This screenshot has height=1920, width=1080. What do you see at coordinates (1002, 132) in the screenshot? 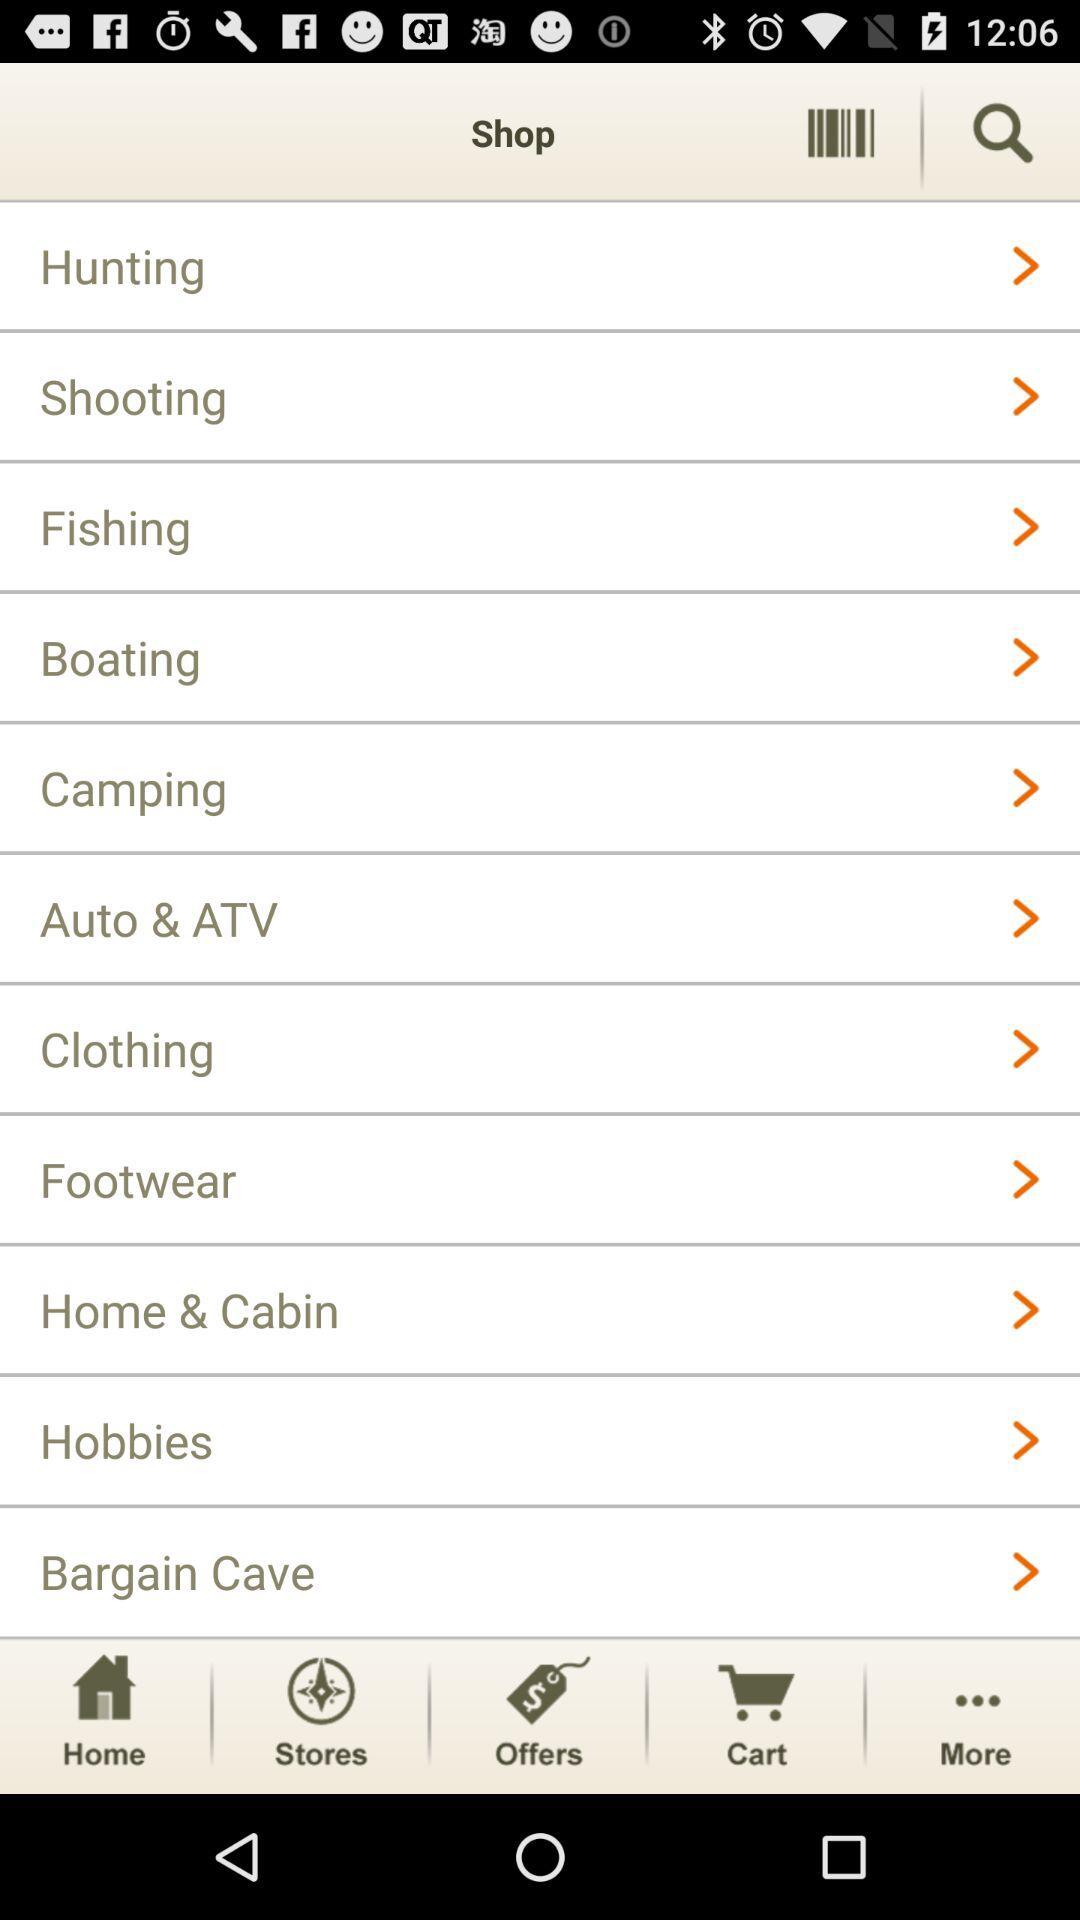
I see `the search icon beside bar code` at bounding box center [1002, 132].